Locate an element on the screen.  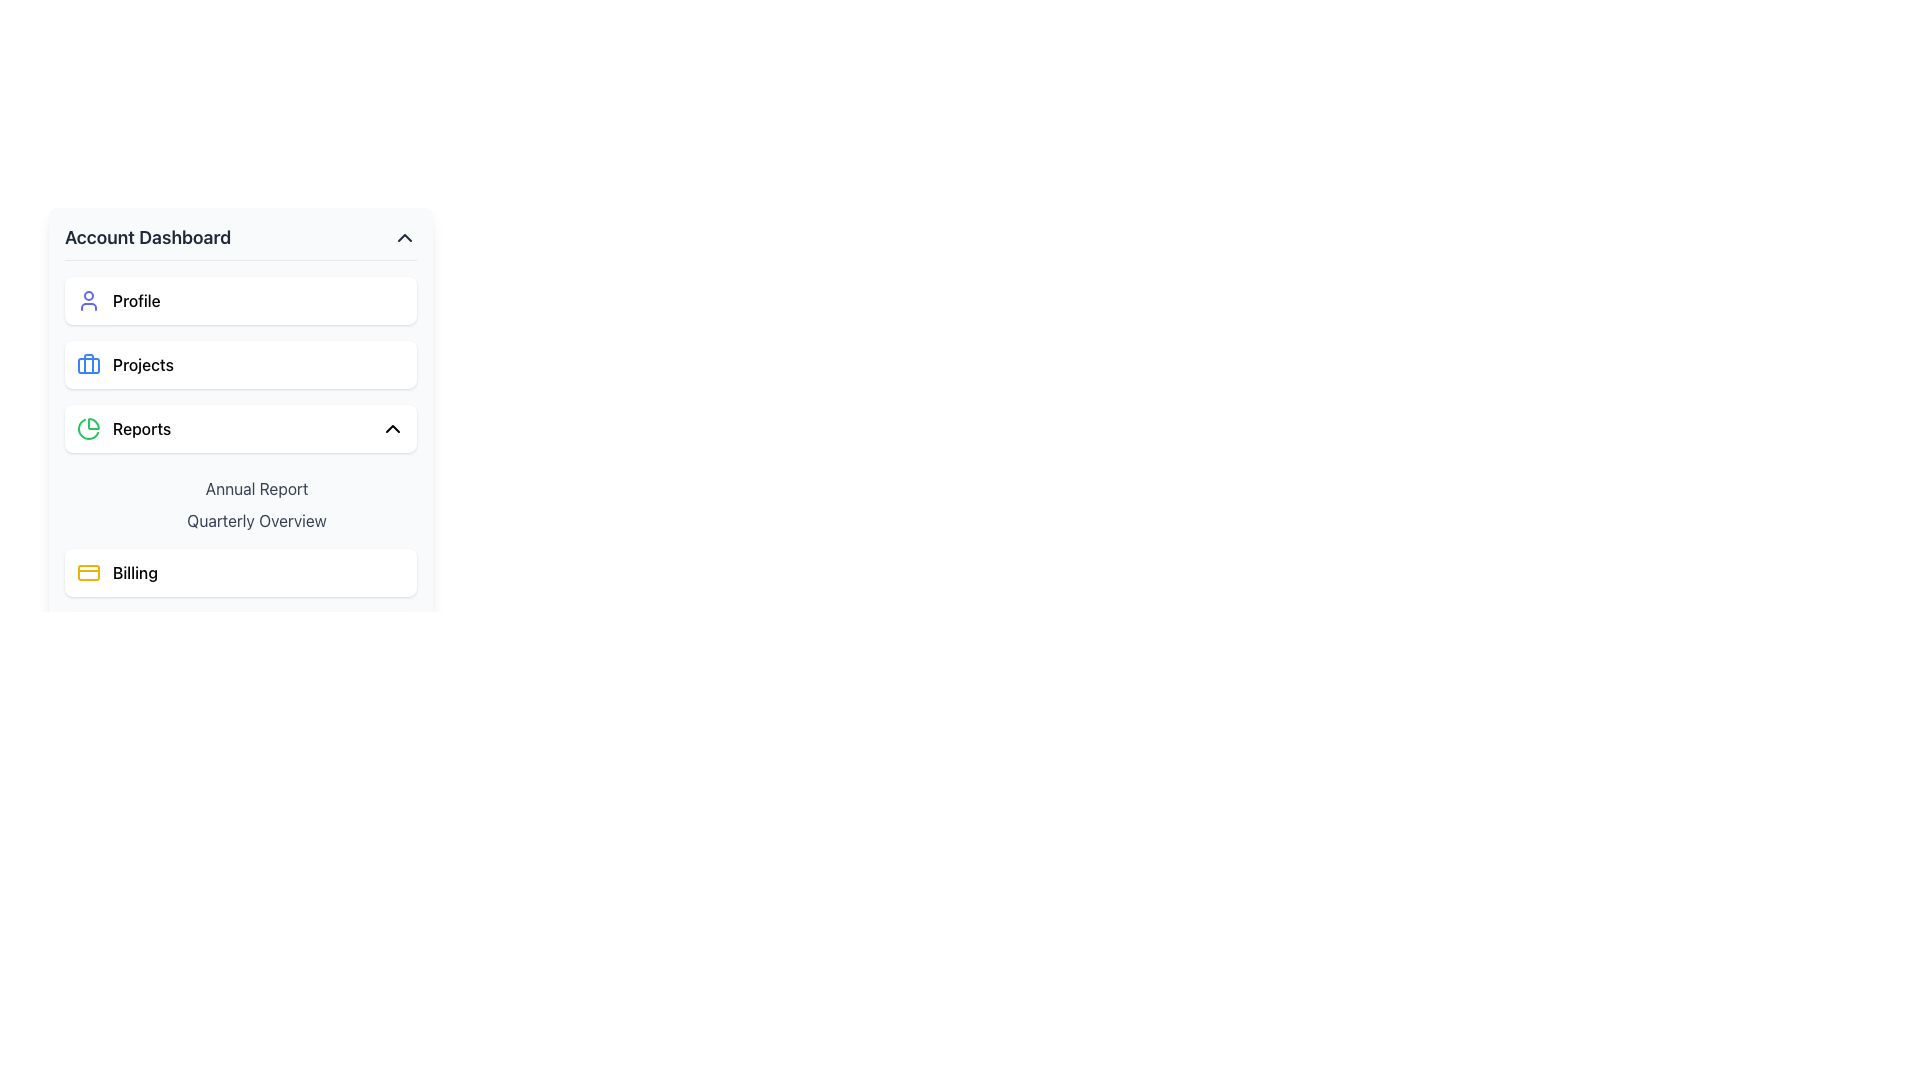
the user profile icon, which is a minimalistic representation of a person's head and shoulders, found within the 'Profile' card in the Account Dashboard menu is located at coordinates (88, 300).